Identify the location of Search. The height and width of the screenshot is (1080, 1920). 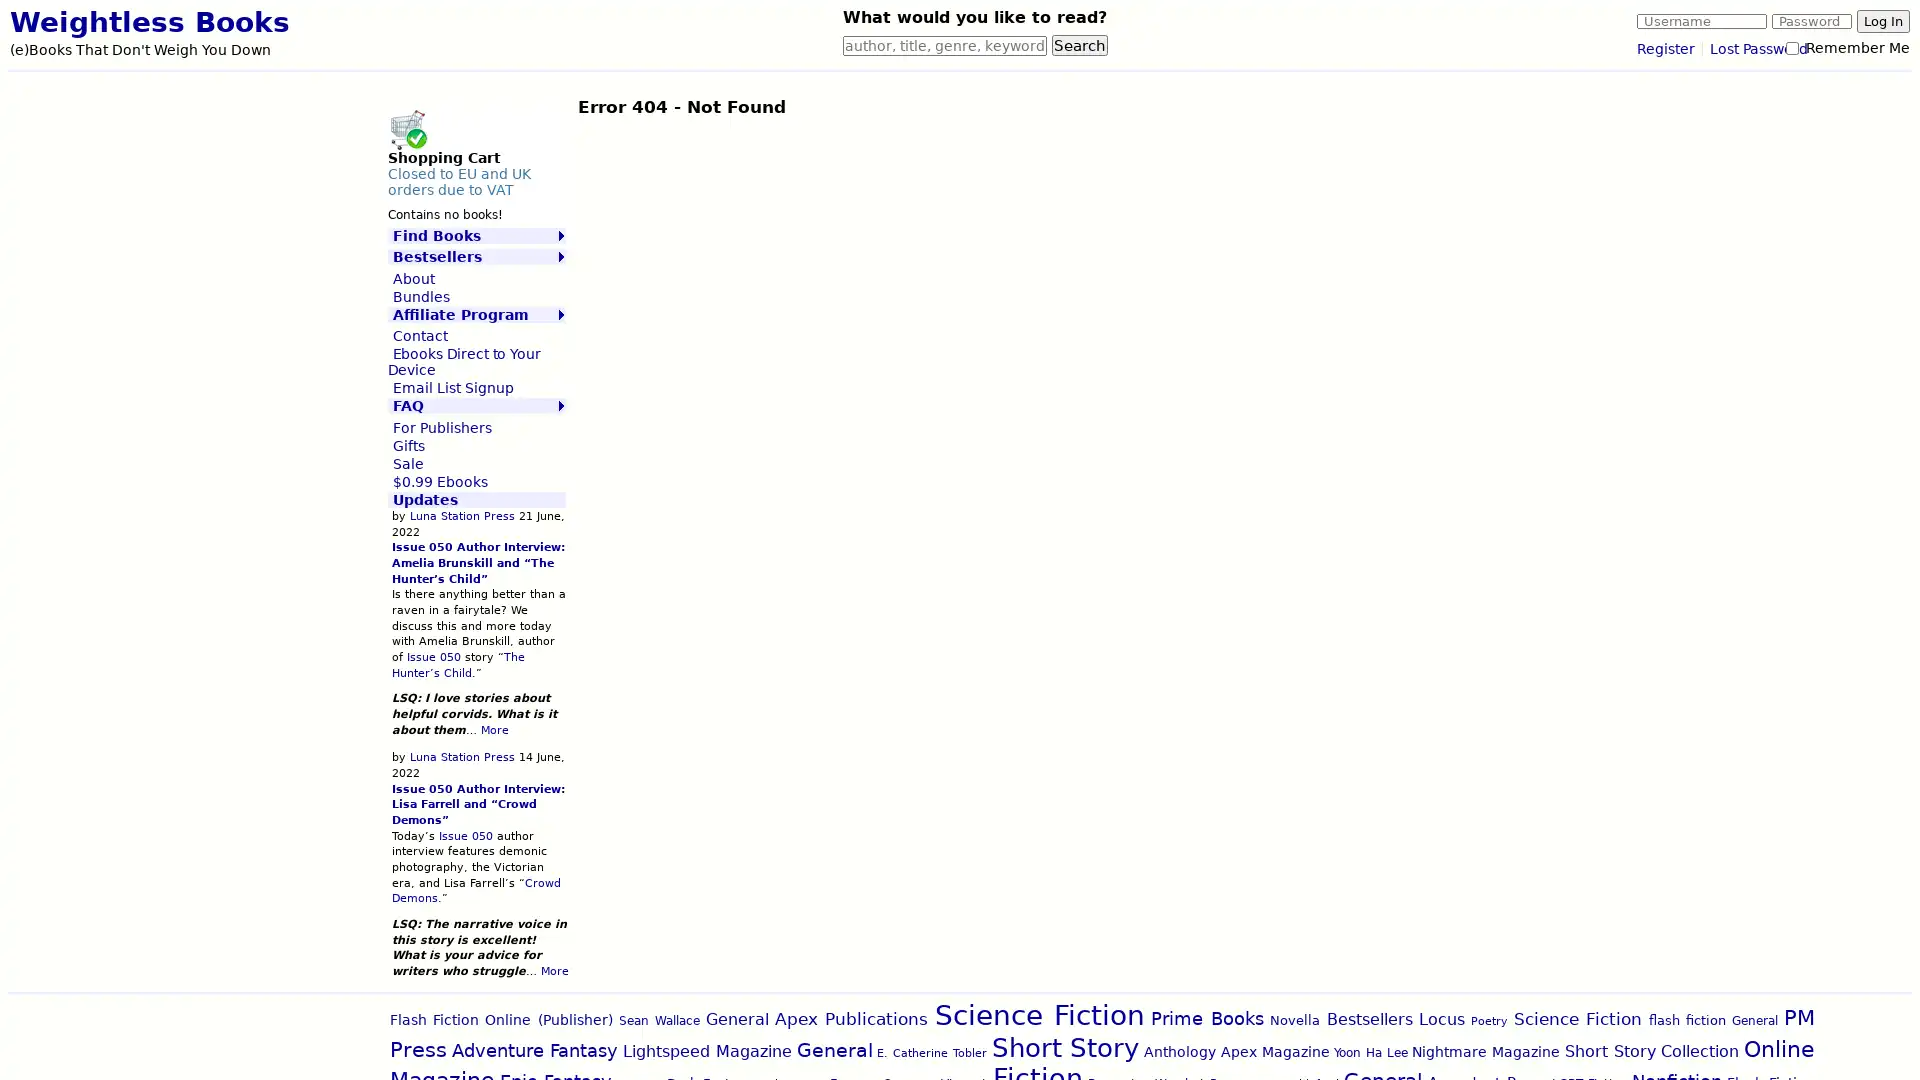
(1079, 45).